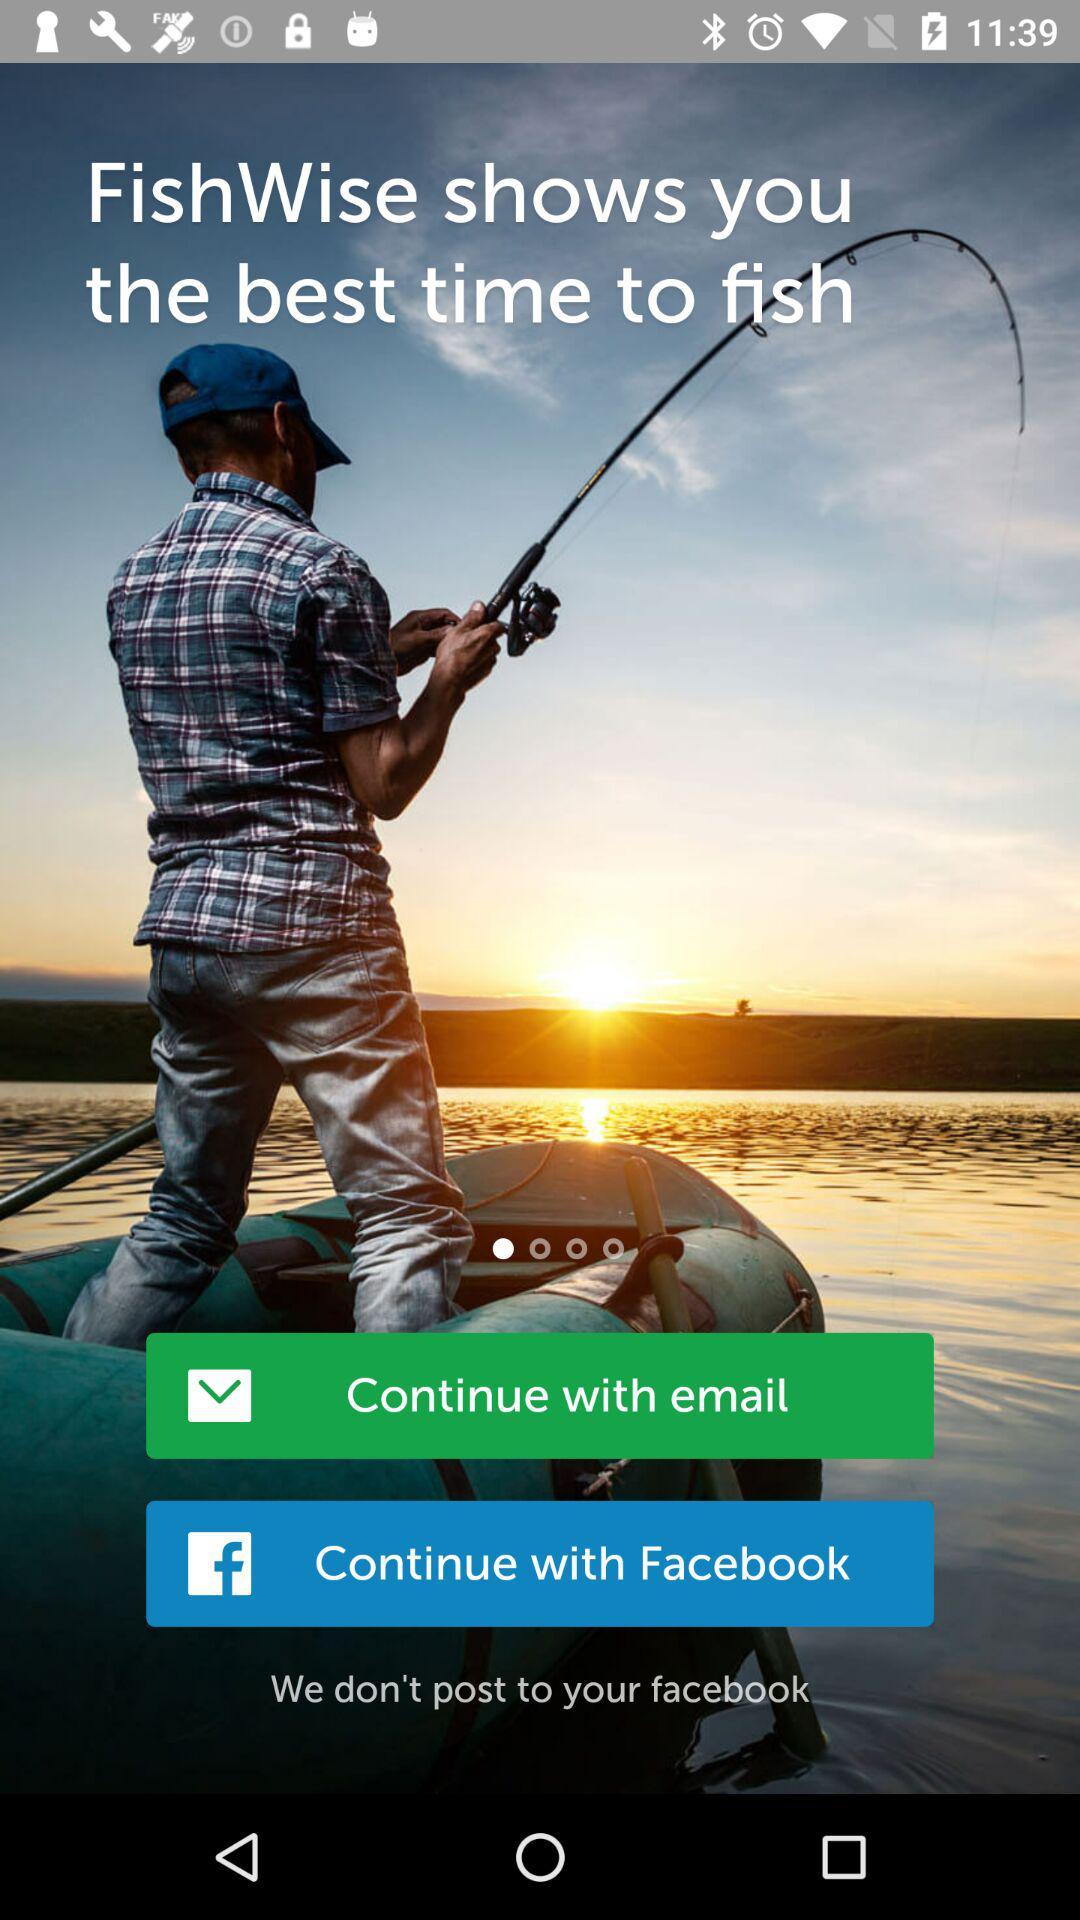 This screenshot has width=1080, height=1920. What do you see at coordinates (612, 1247) in the screenshot?
I see `last picture` at bounding box center [612, 1247].